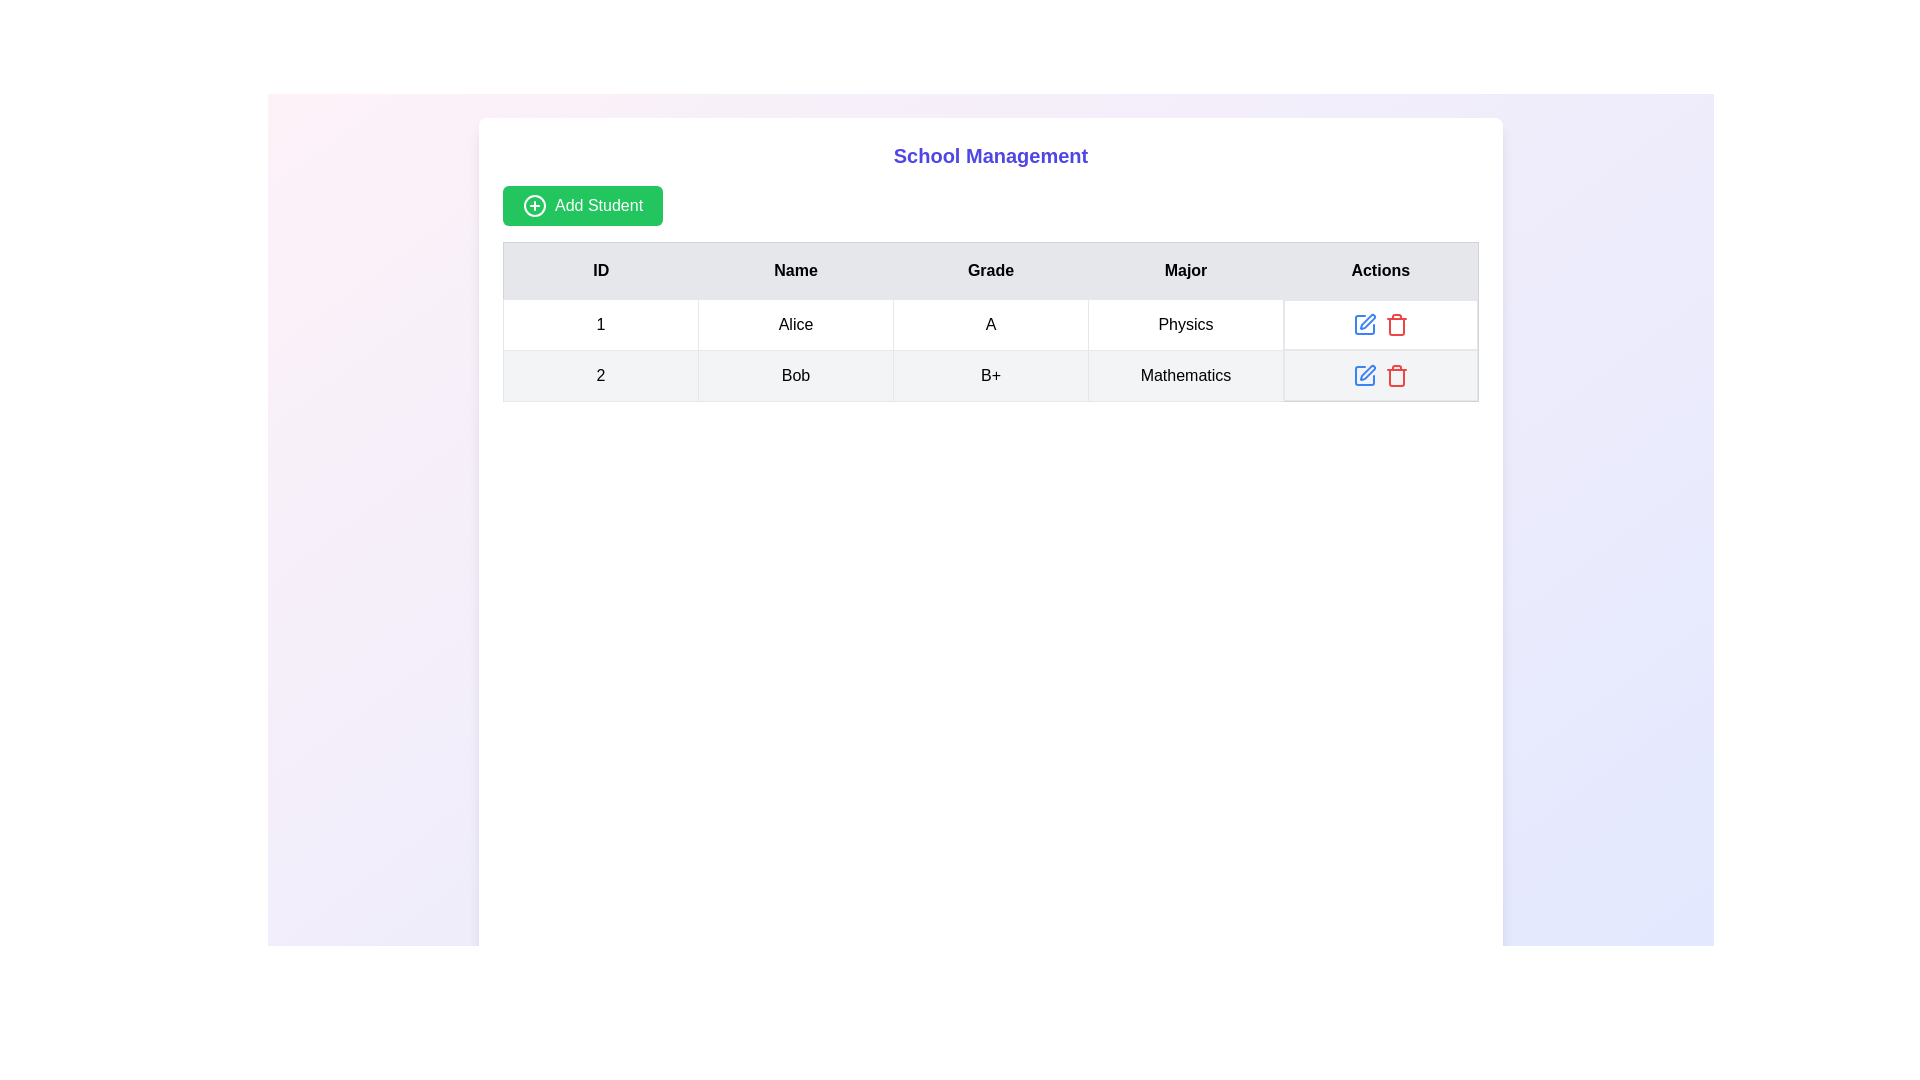 Image resolution: width=1920 pixels, height=1080 pixels. I want to click on the edit button located in the 'Actions' column of the first row of the data table to initiate an edit operation, so click(1363, 323).